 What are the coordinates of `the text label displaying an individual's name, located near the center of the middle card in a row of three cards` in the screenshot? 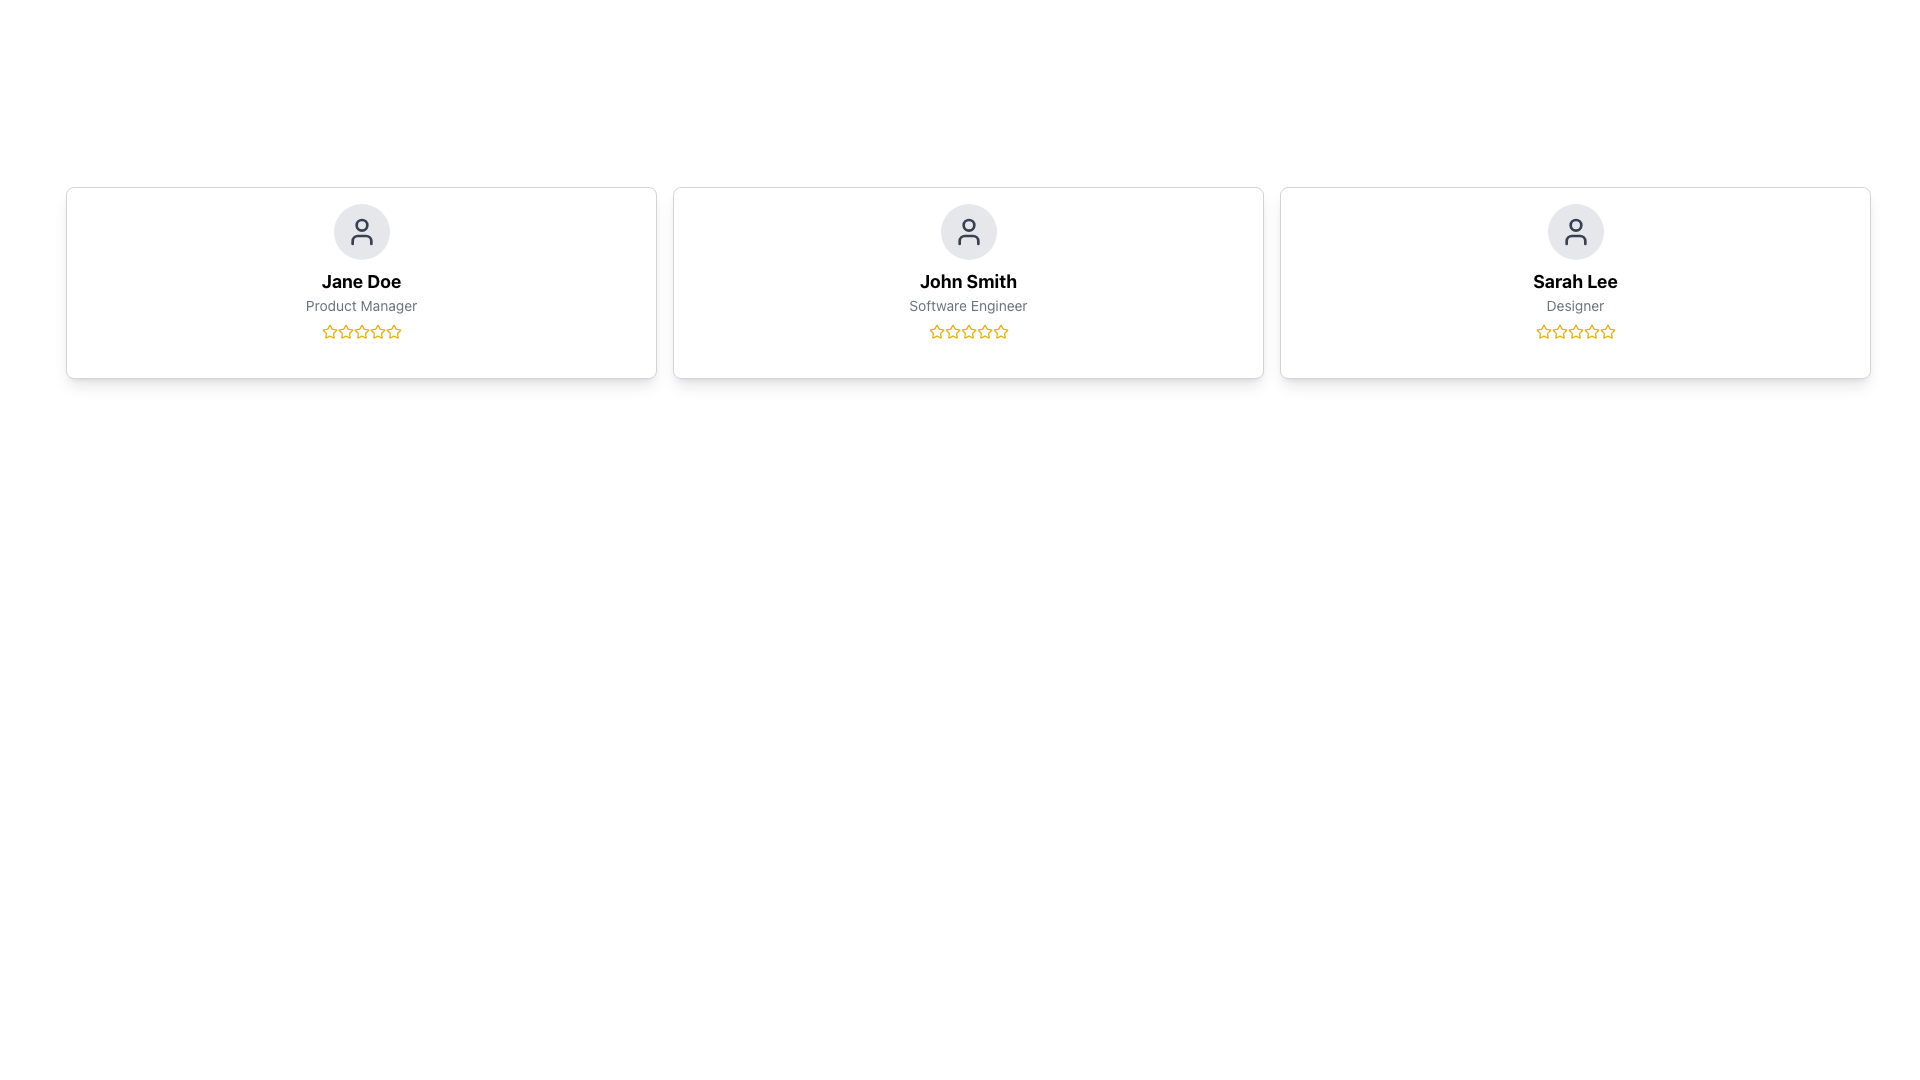 It's located at (968, 281).